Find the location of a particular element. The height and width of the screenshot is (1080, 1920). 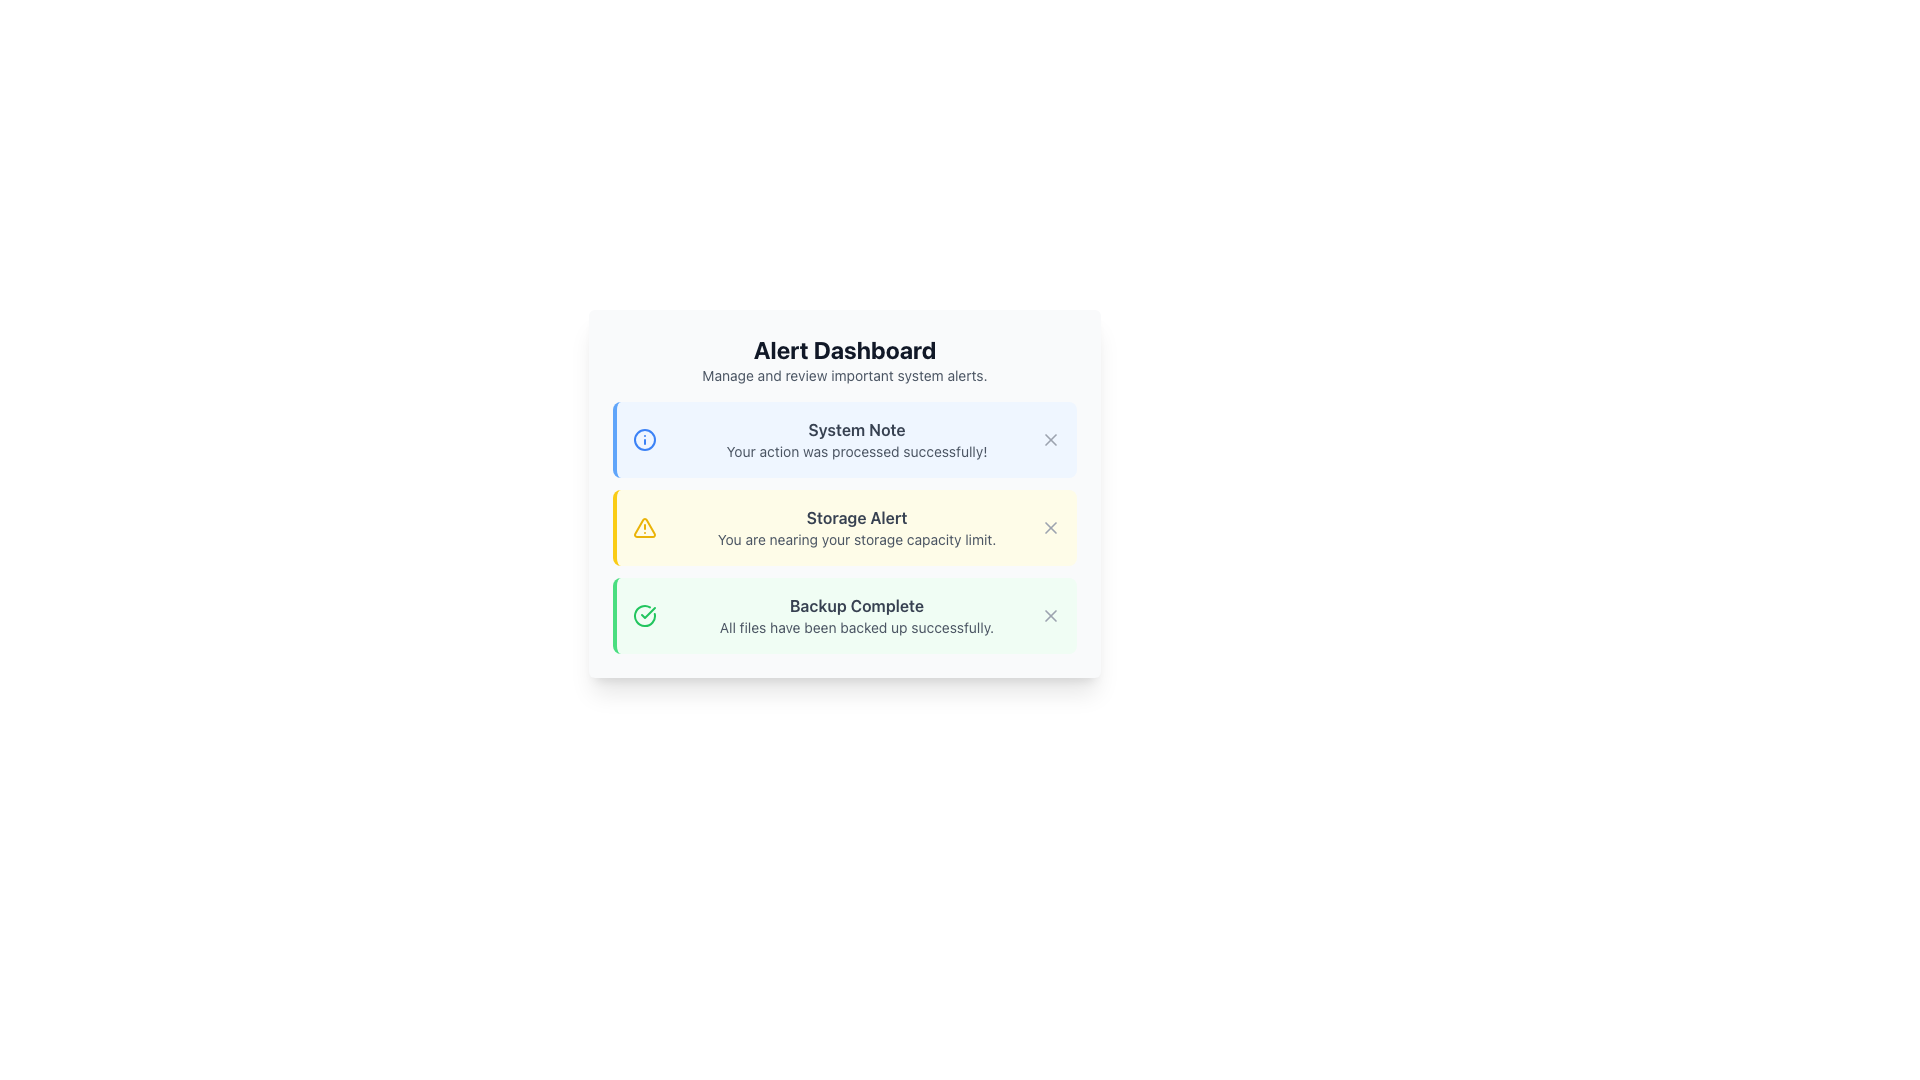

message displayed in the blue-highlighted notification box located beneath the 'Alert Dashboard' heading is located at coordinates (857, 438).